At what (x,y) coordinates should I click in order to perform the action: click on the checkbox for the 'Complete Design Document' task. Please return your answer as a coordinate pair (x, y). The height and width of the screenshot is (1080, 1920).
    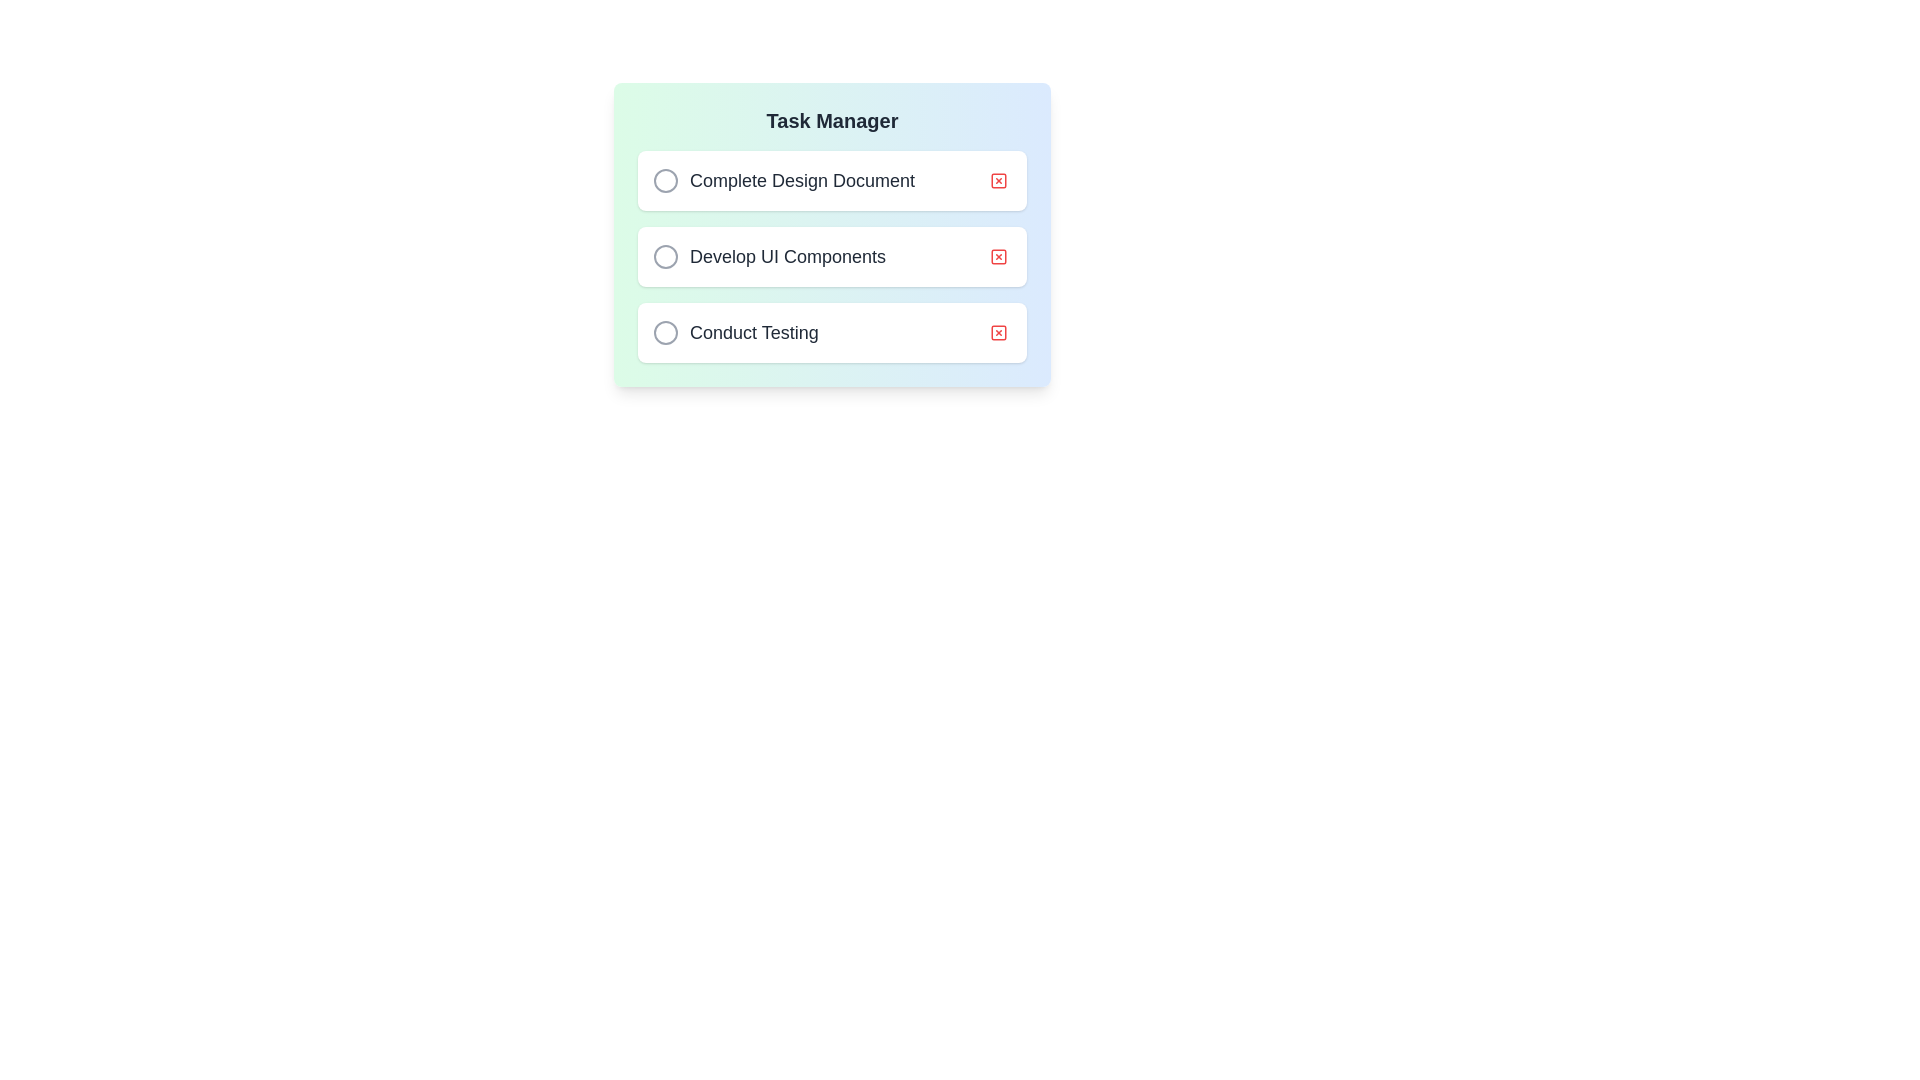
    Looking at the image, I should click on (666, 181).